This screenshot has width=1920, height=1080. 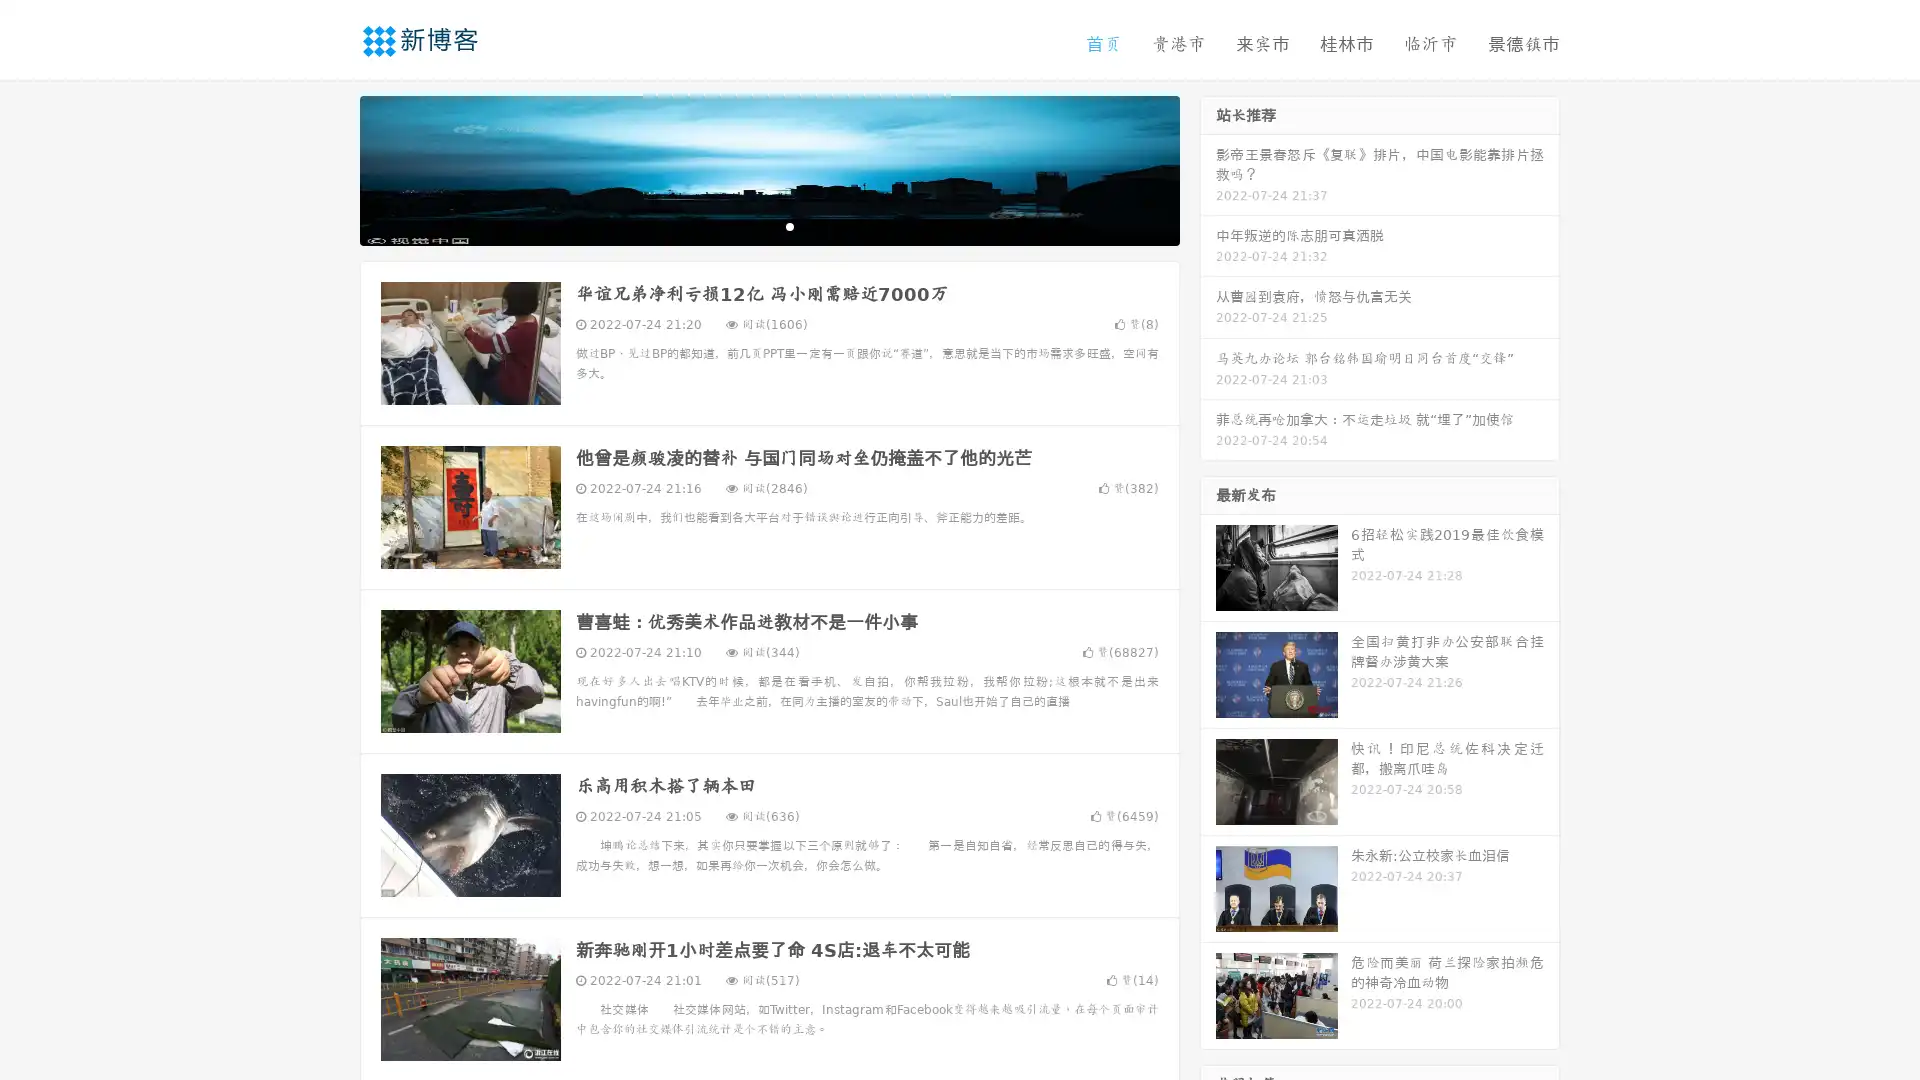 I want to click on Go to slide 3, so click(x=789, y=225).